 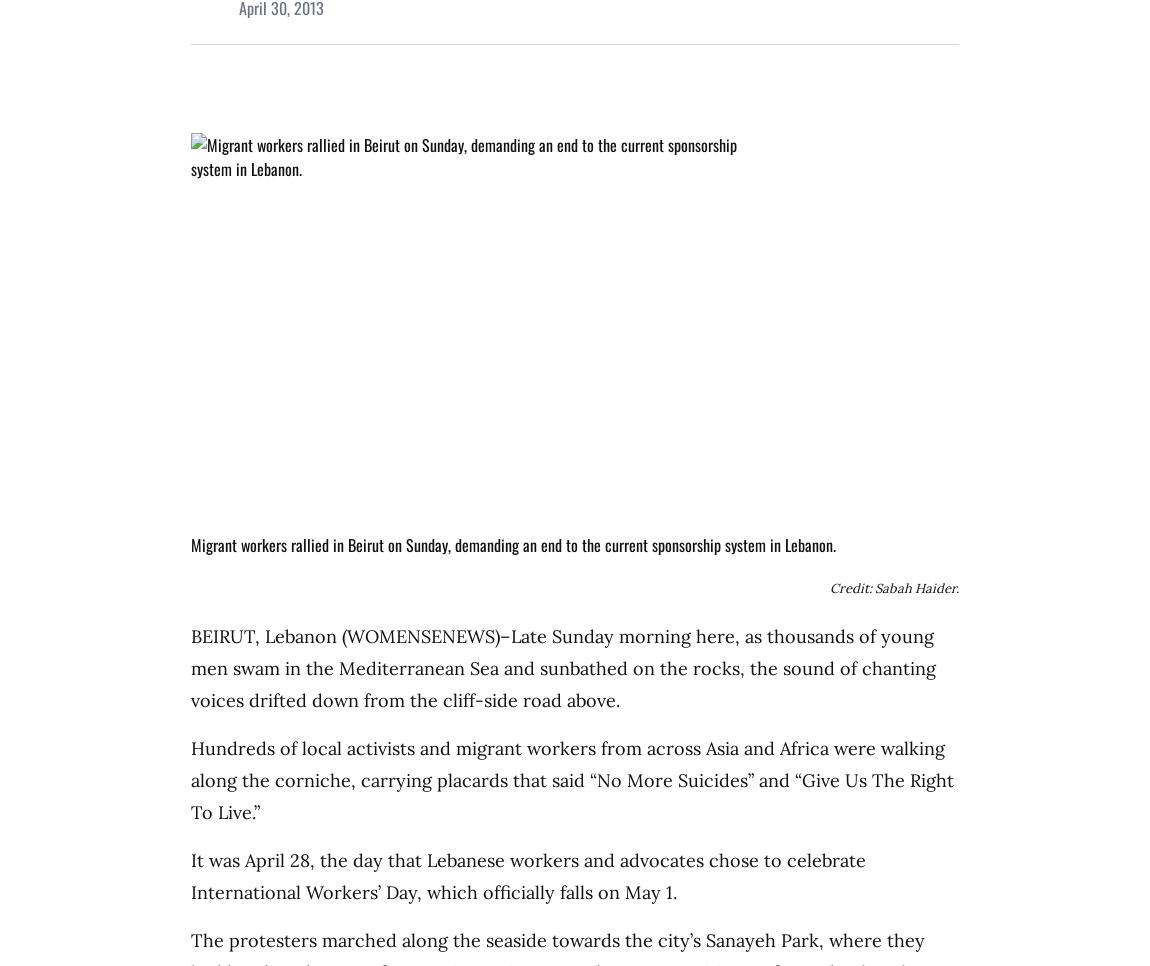 I want to click on 'Hundreds of local activists and migrant workers from across', so click(x=448, y=748).